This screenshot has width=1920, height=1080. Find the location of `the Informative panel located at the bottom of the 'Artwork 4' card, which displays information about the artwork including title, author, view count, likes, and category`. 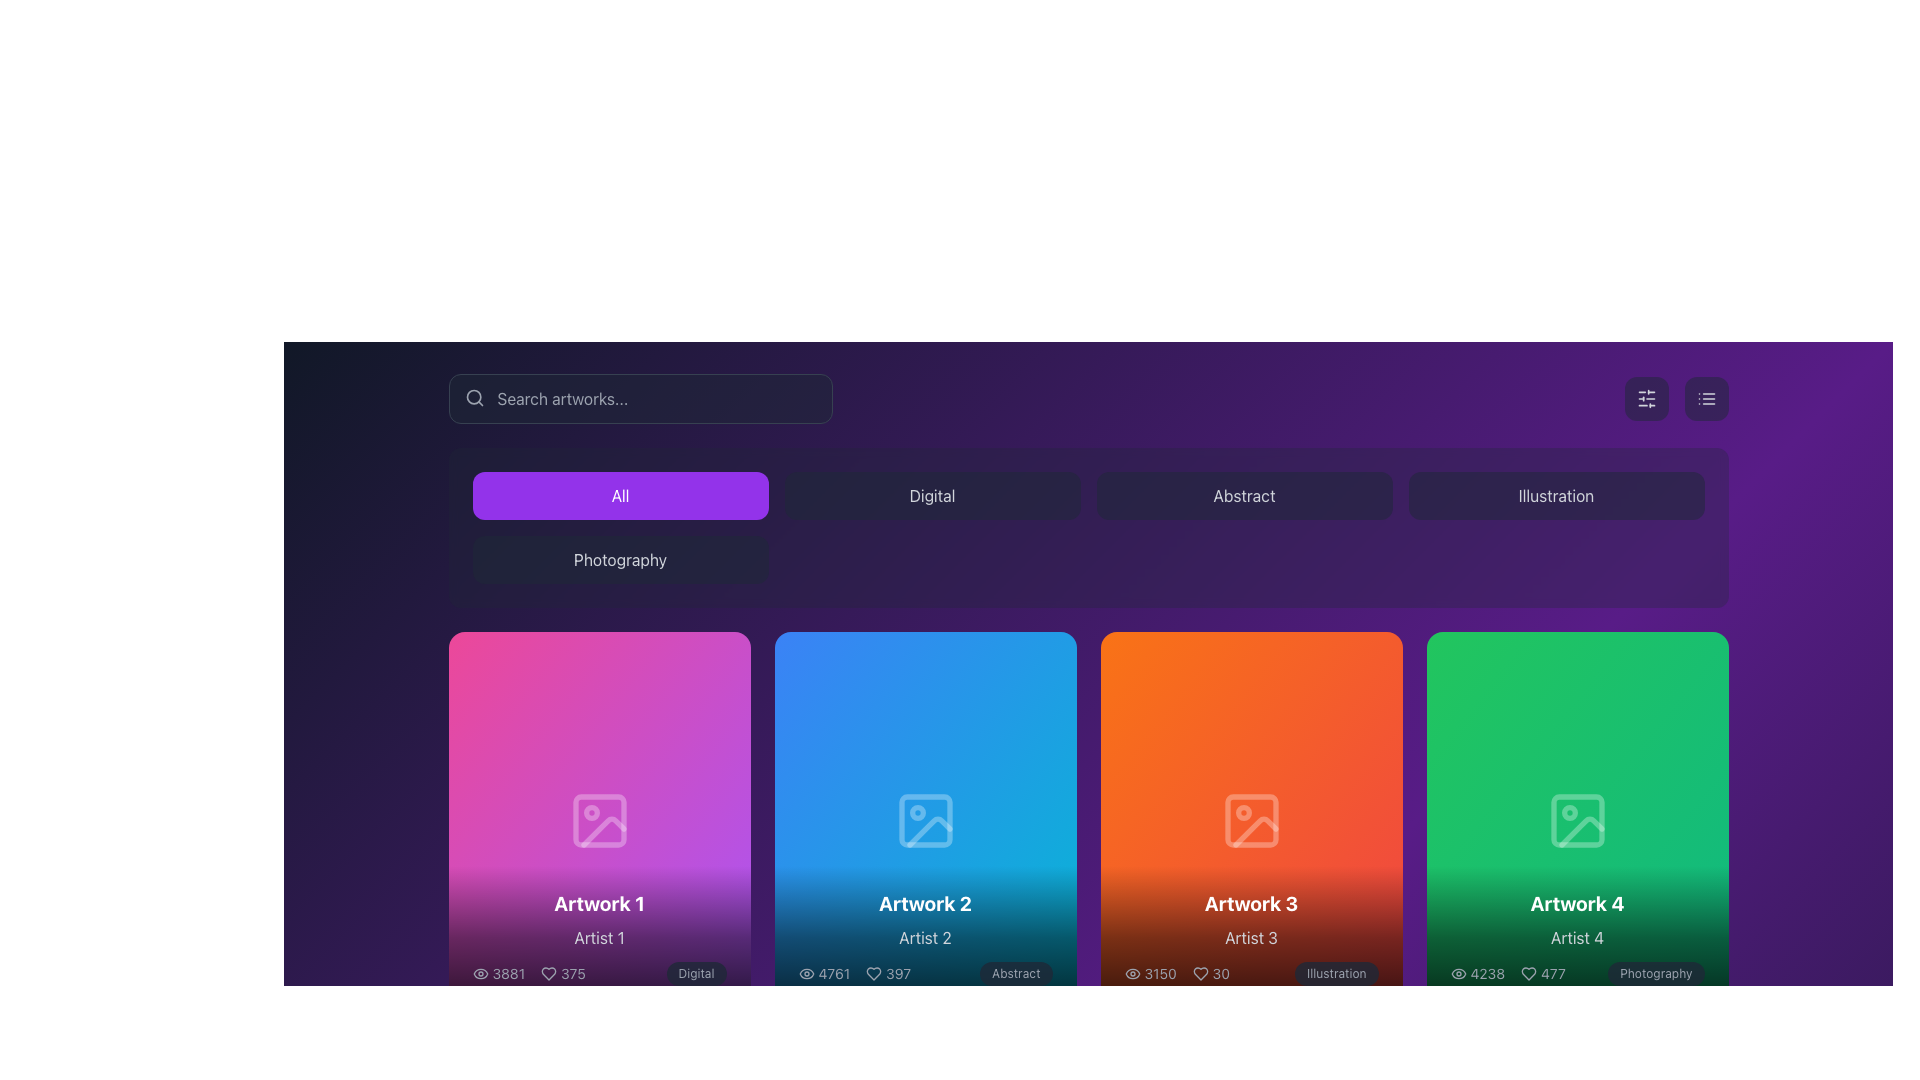

the Informative panel located at the bottom of the 'Artwork 4' card, which displays information about the artwork including title, author, view count, likes, and category is located at coordinates (1576, 937).